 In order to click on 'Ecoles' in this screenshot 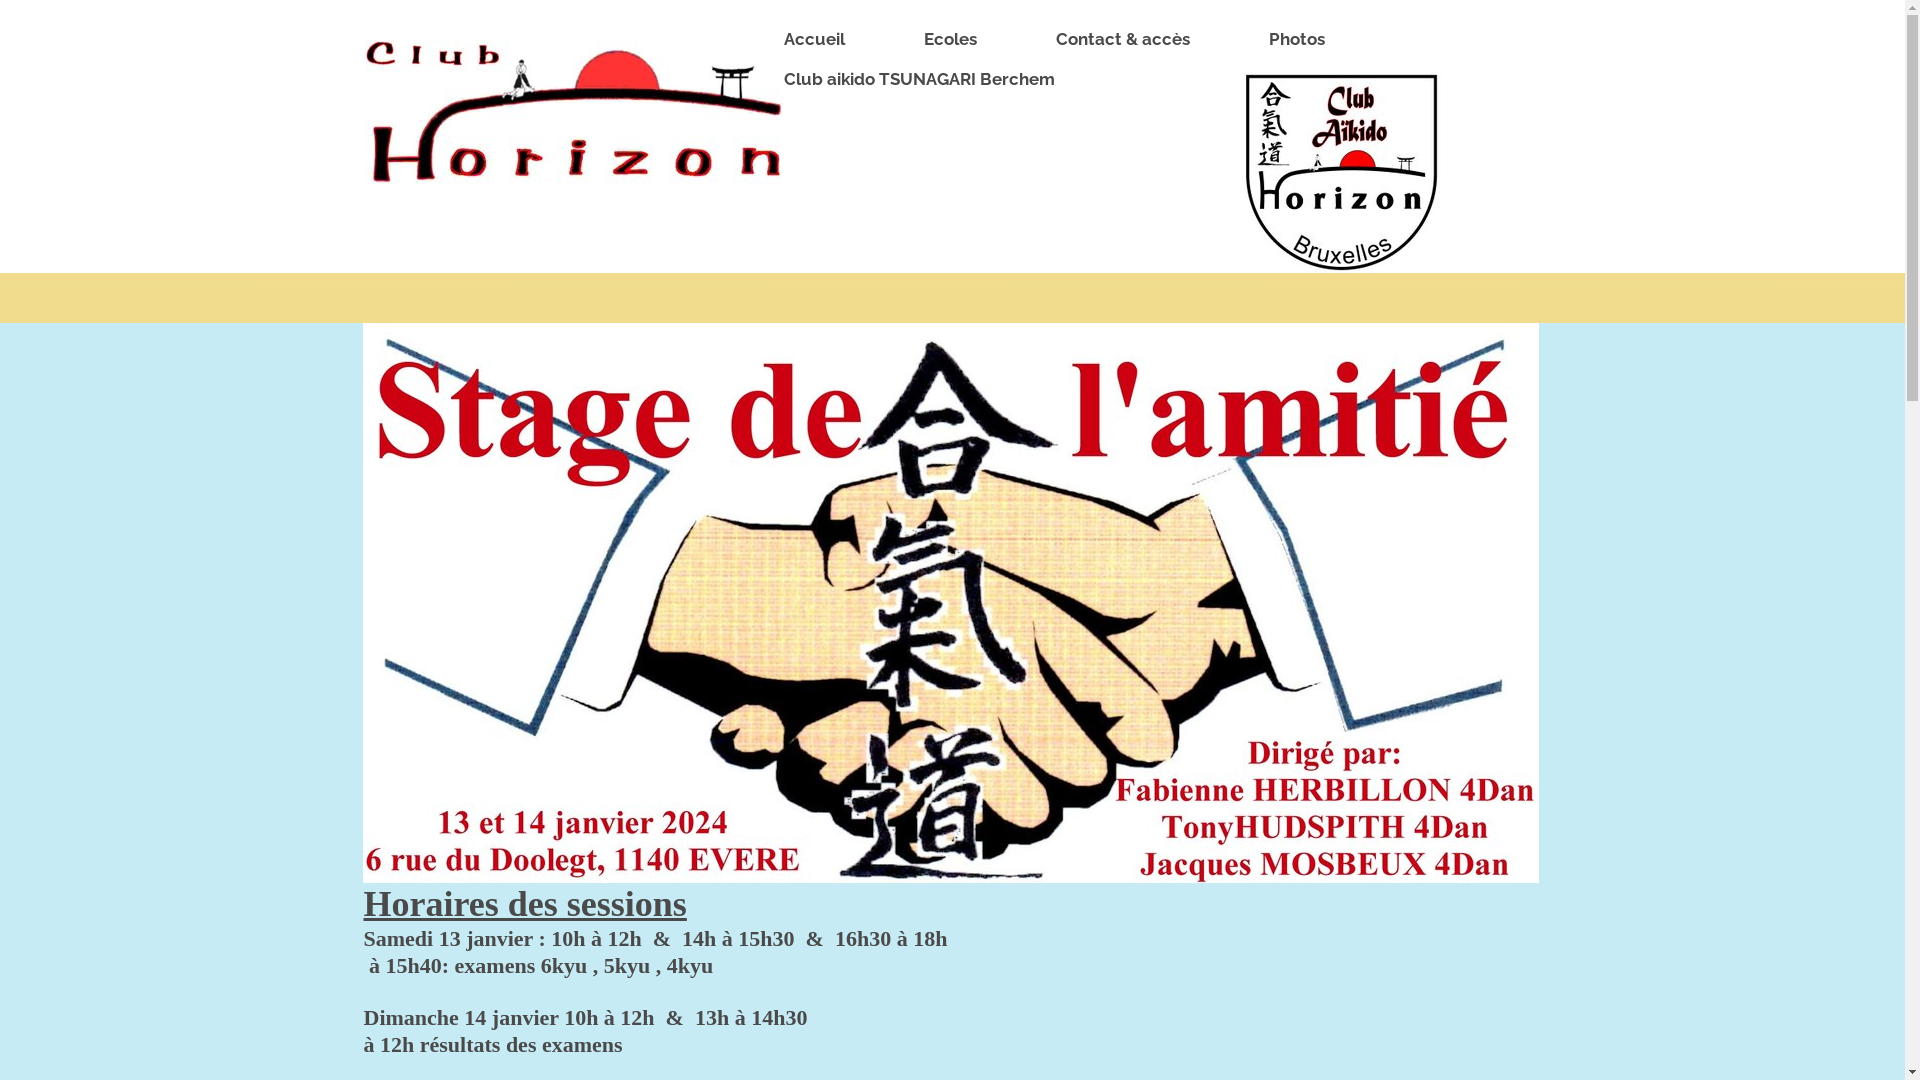, I will do `click(892, 39)`.